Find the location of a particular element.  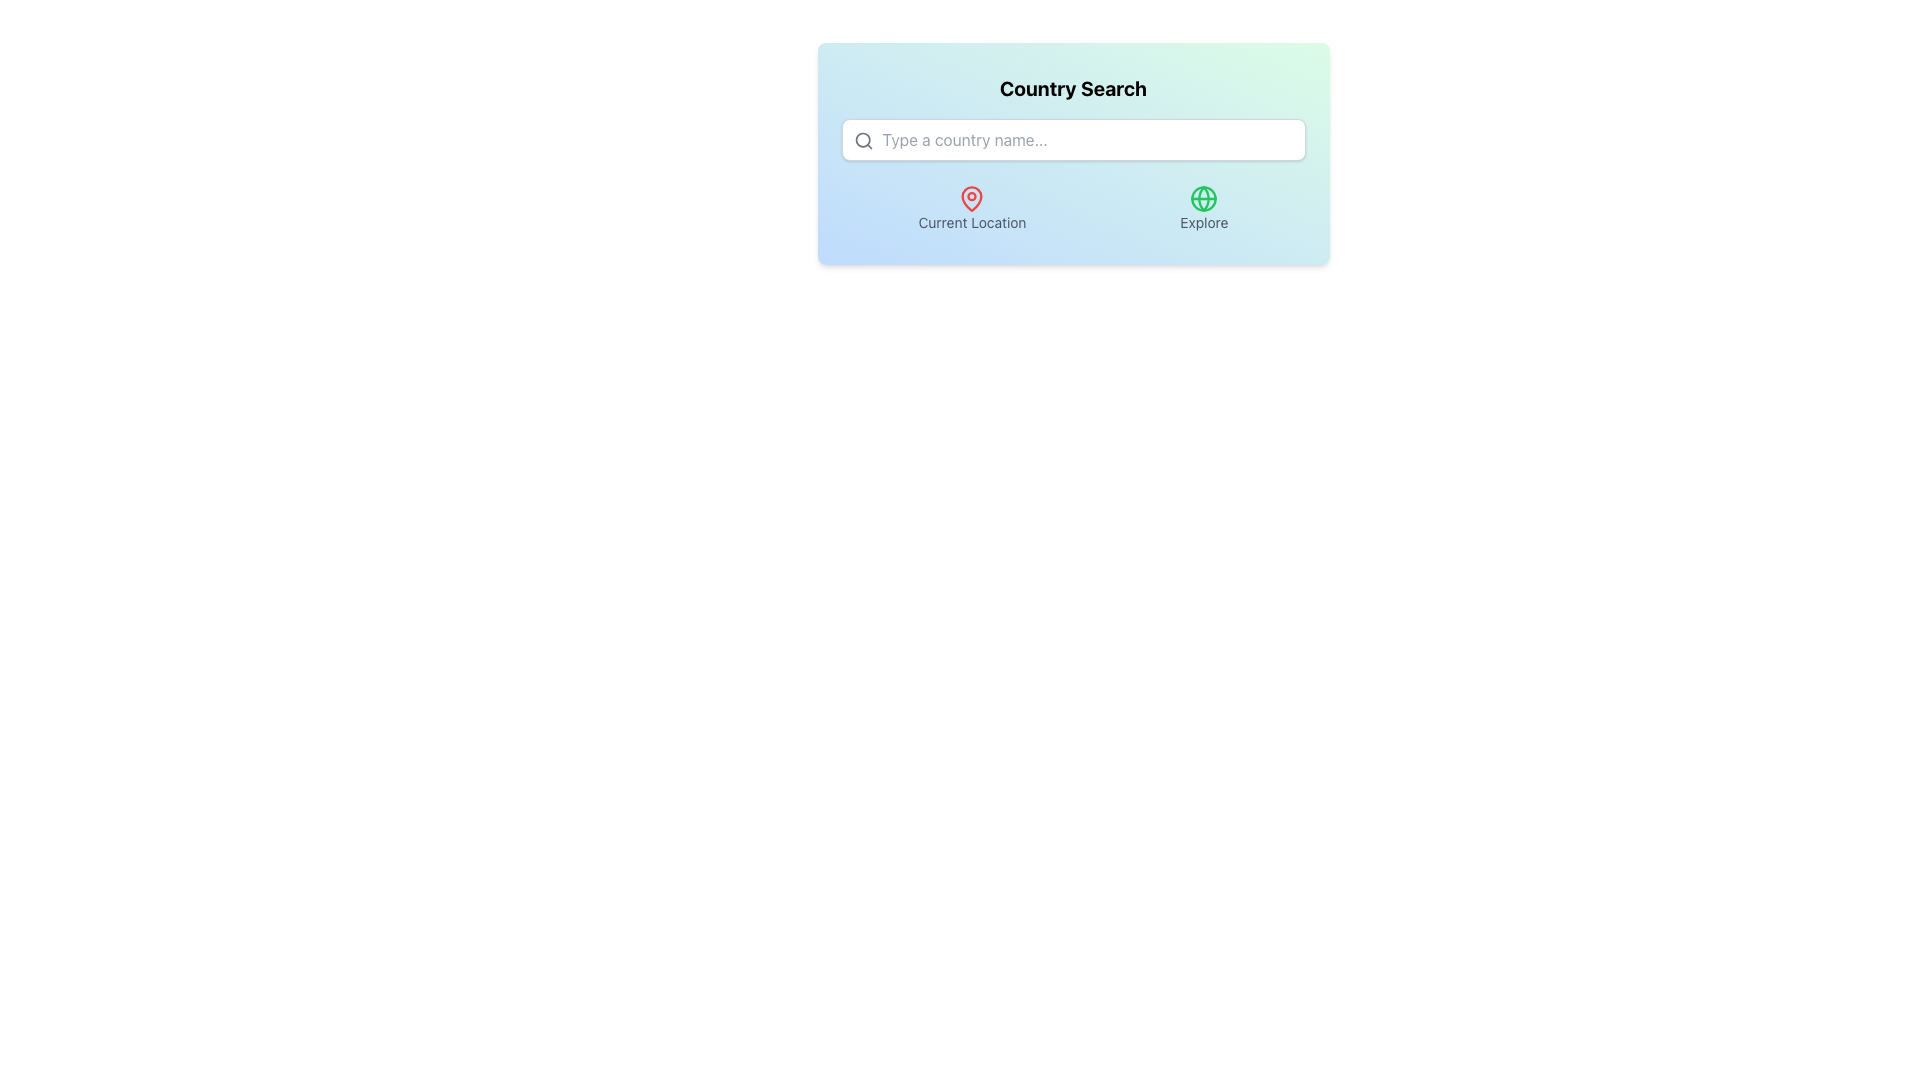

the 'Current Location' icon located within the 'Country Search' panel is located at coordinates (972, 199).